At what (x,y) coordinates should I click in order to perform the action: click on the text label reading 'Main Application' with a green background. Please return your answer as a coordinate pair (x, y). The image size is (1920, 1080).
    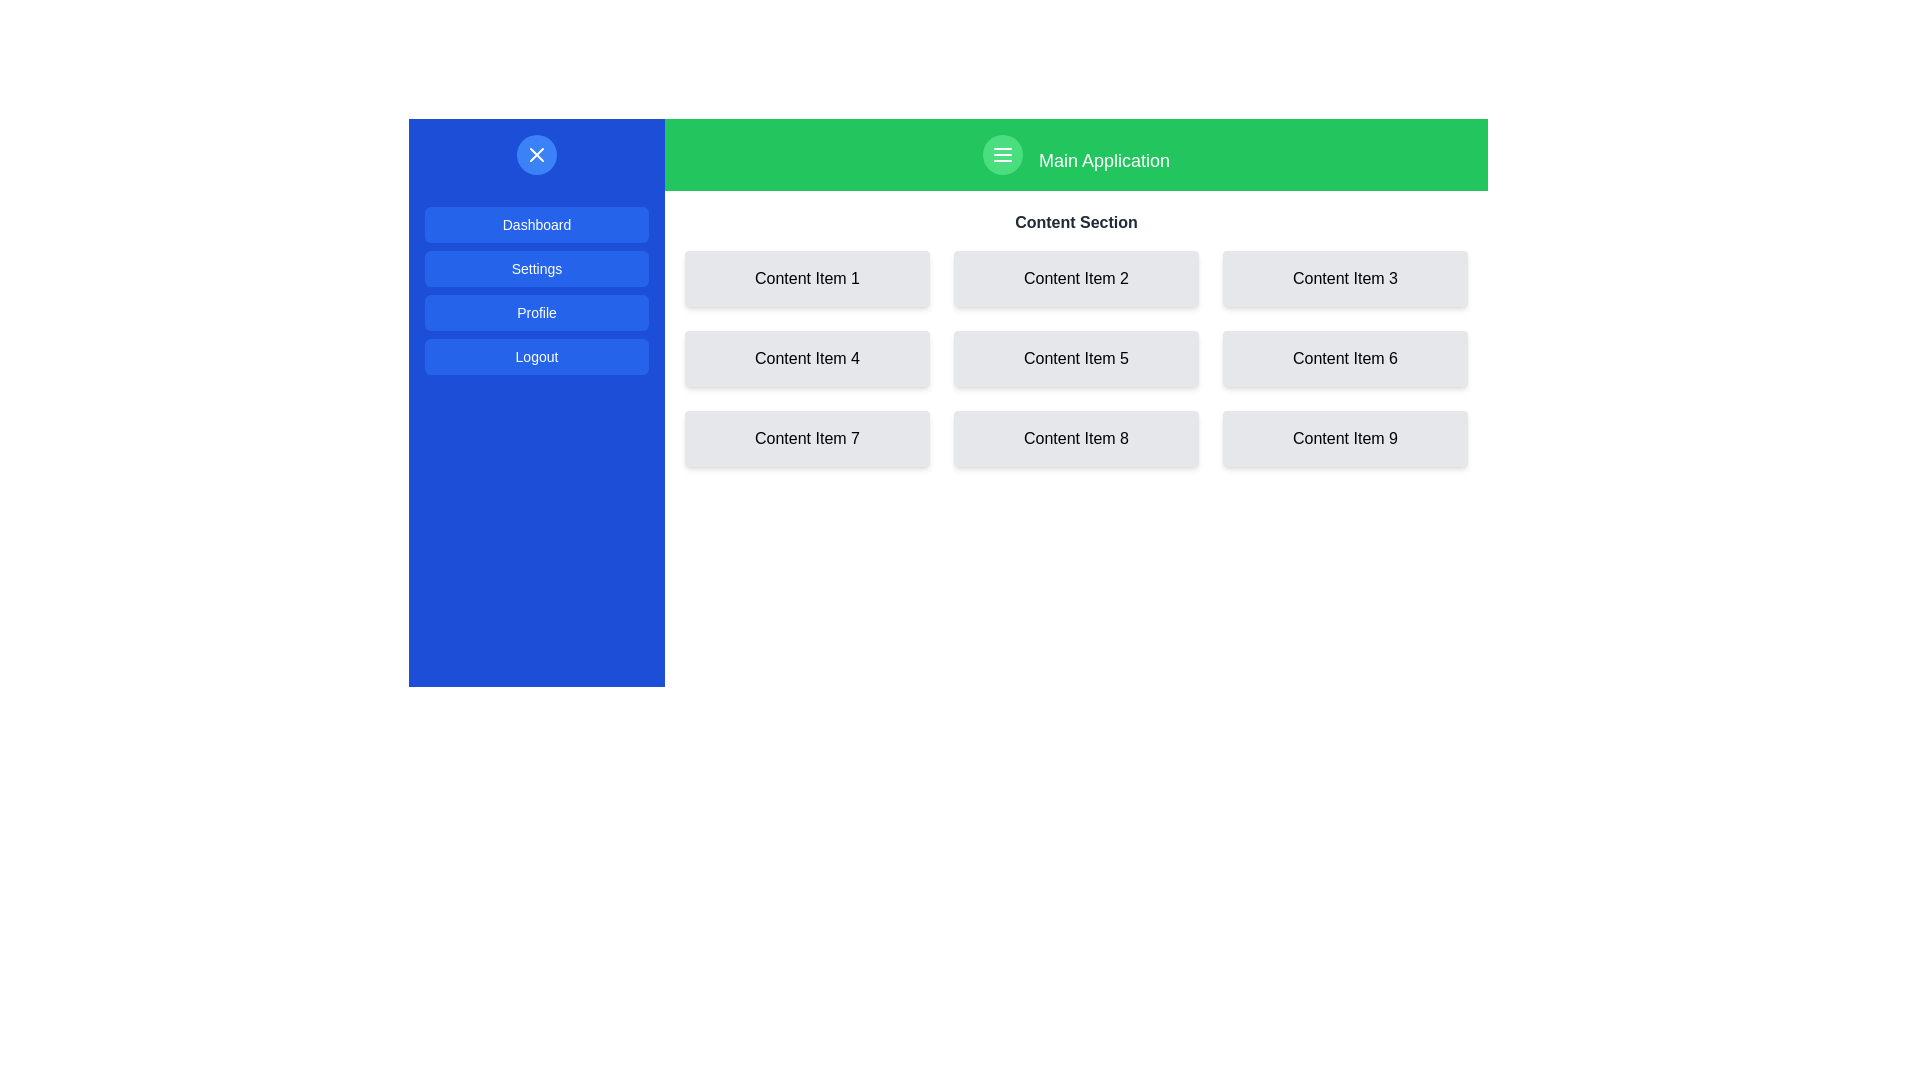
    Looking at the image, I should click on (1103, 160).